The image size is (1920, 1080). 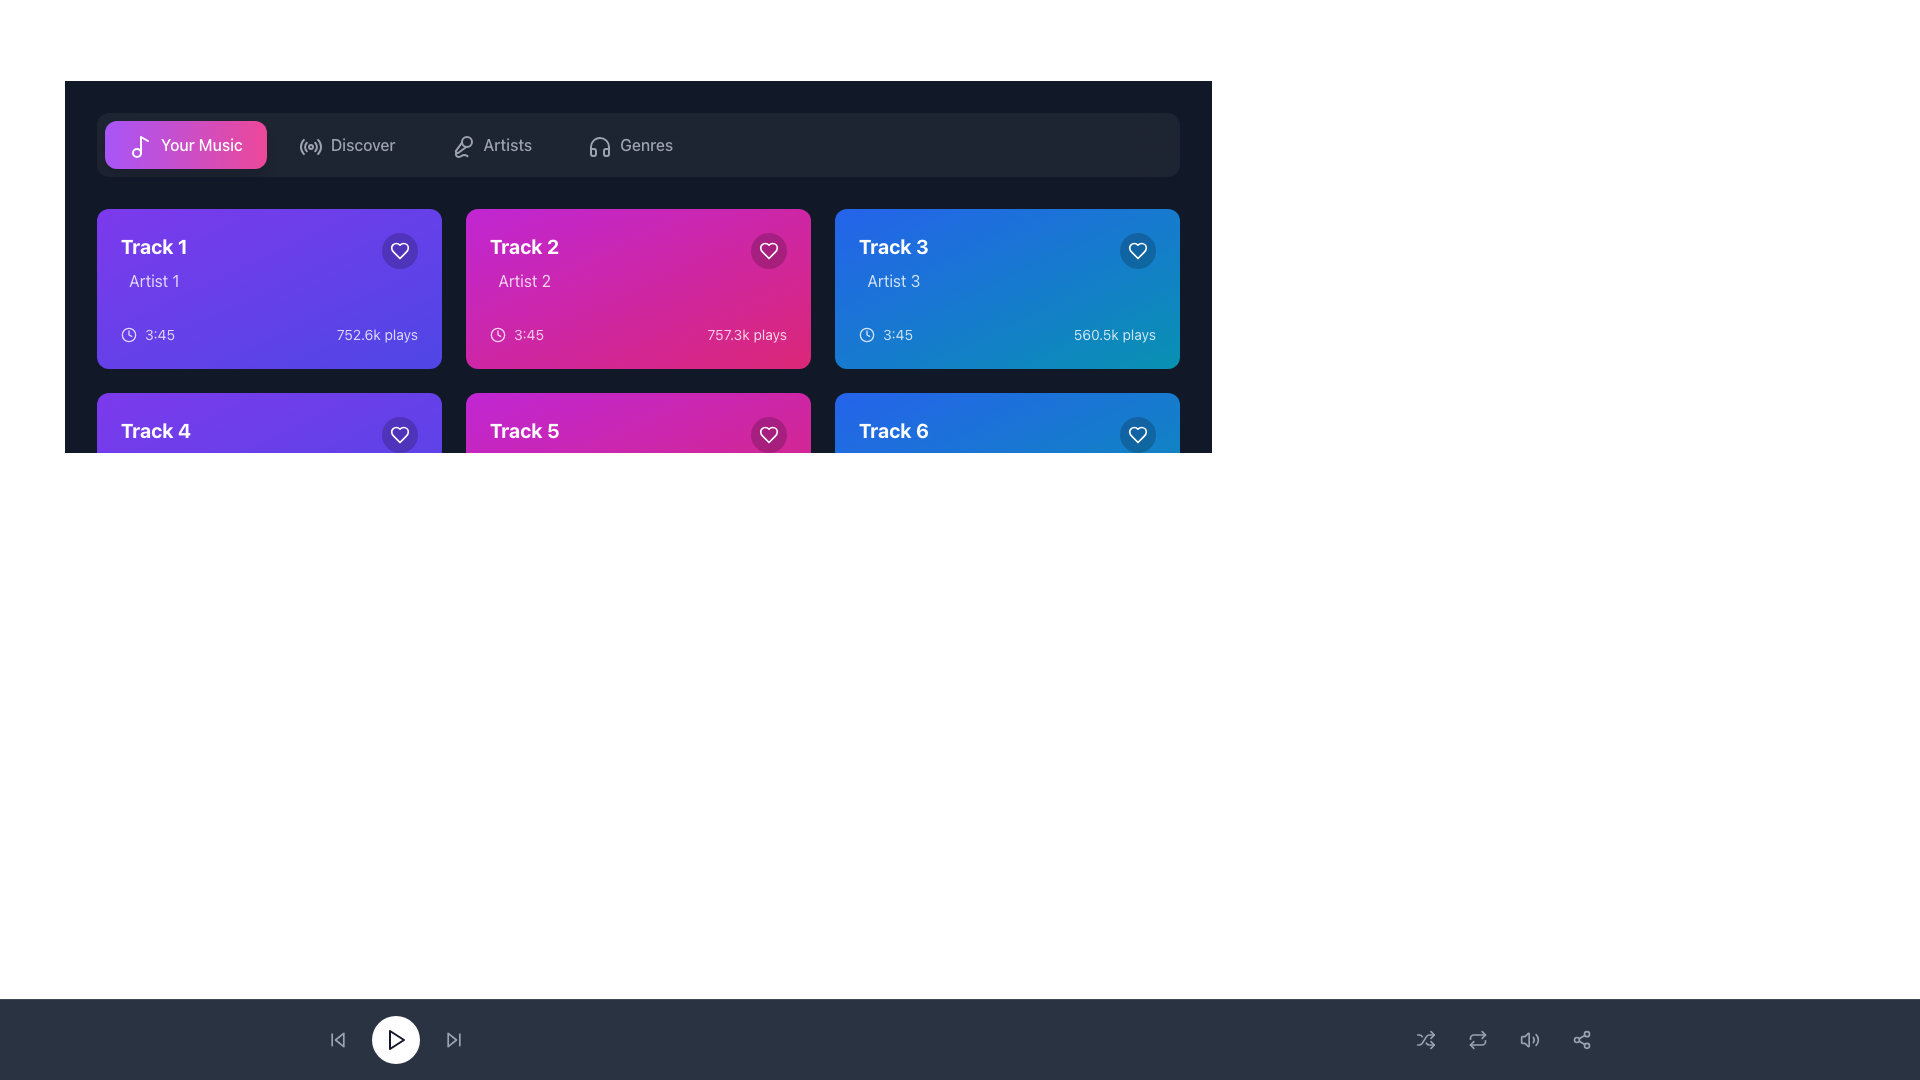 I want to click on the skip-forward button icon, which features forward-pointing arrows and a vertical line, so click(x=453, y=1039).